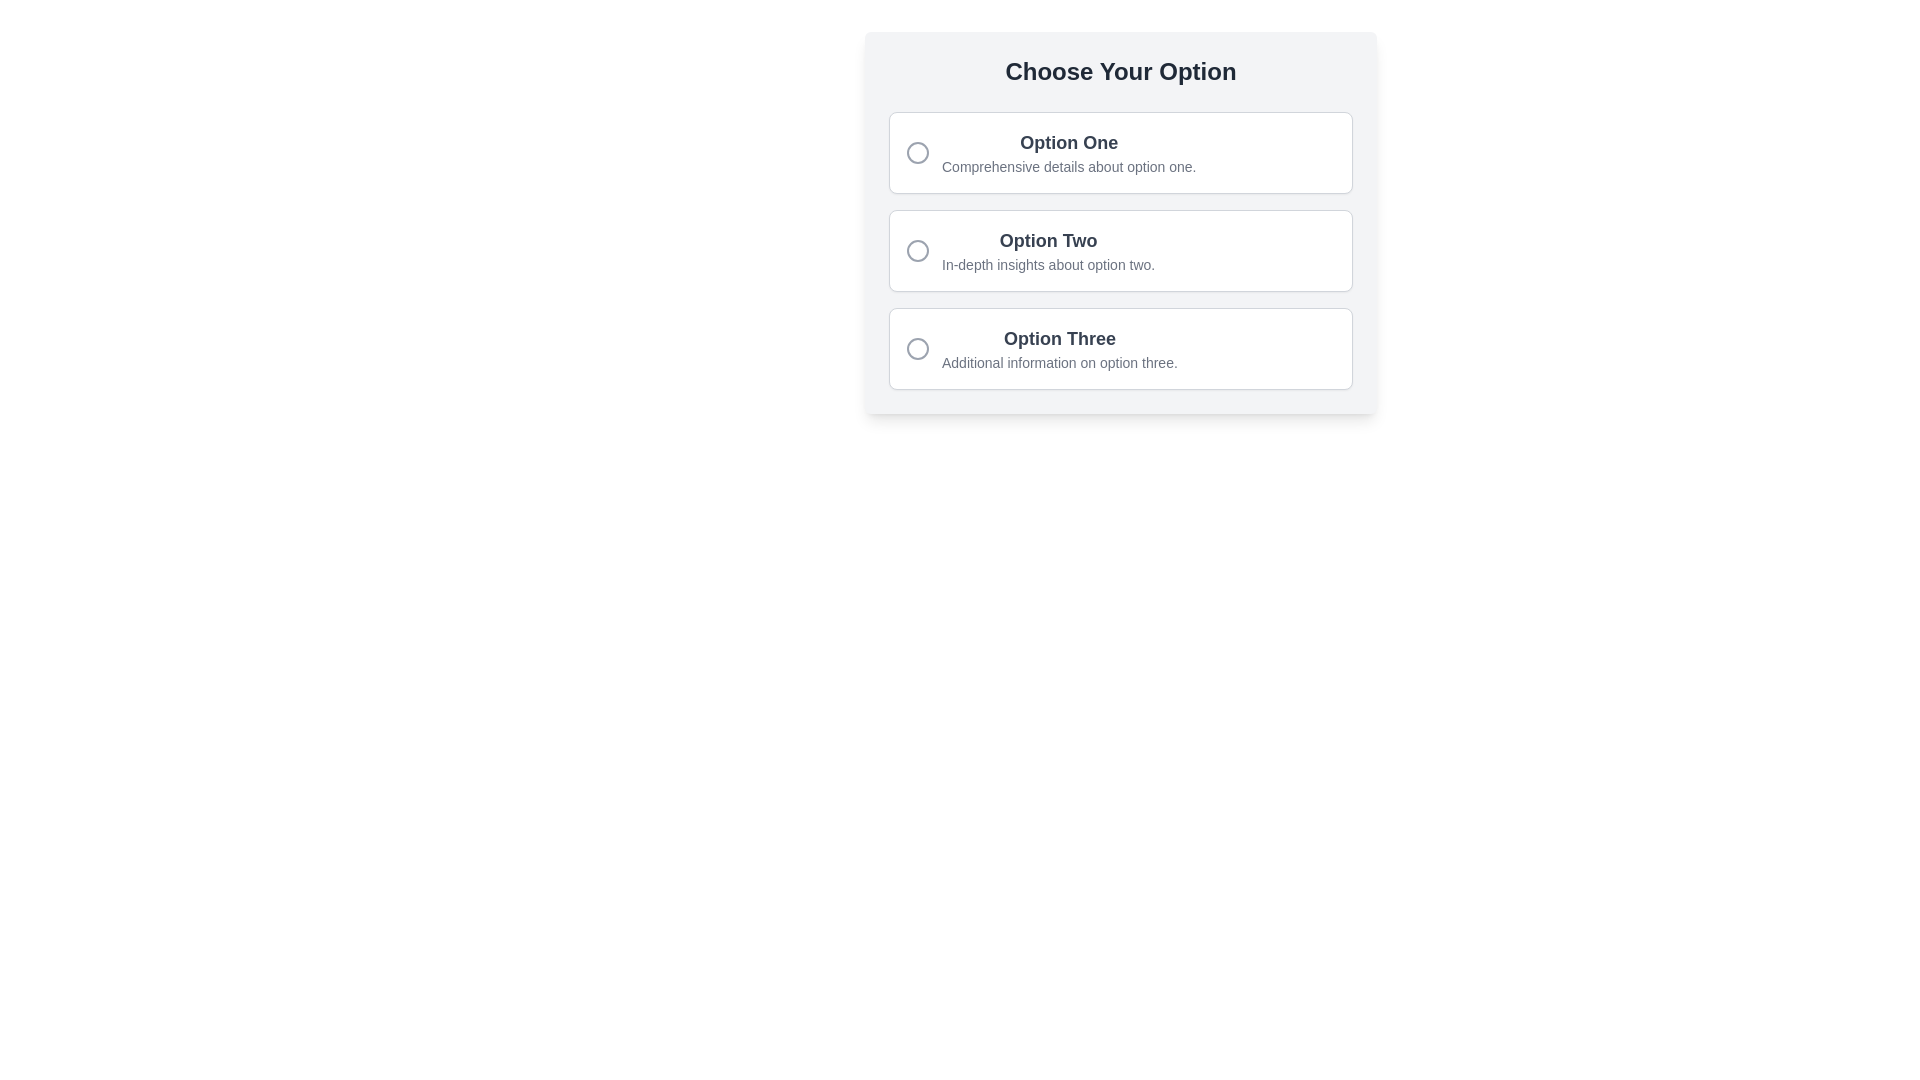  What do you see at coordinates (916, 152) in the screenshot?
I see `the circular gray radio button indicator located next to the 'Option One' text in the vertical list of choices` at bounding box center [916, 152].